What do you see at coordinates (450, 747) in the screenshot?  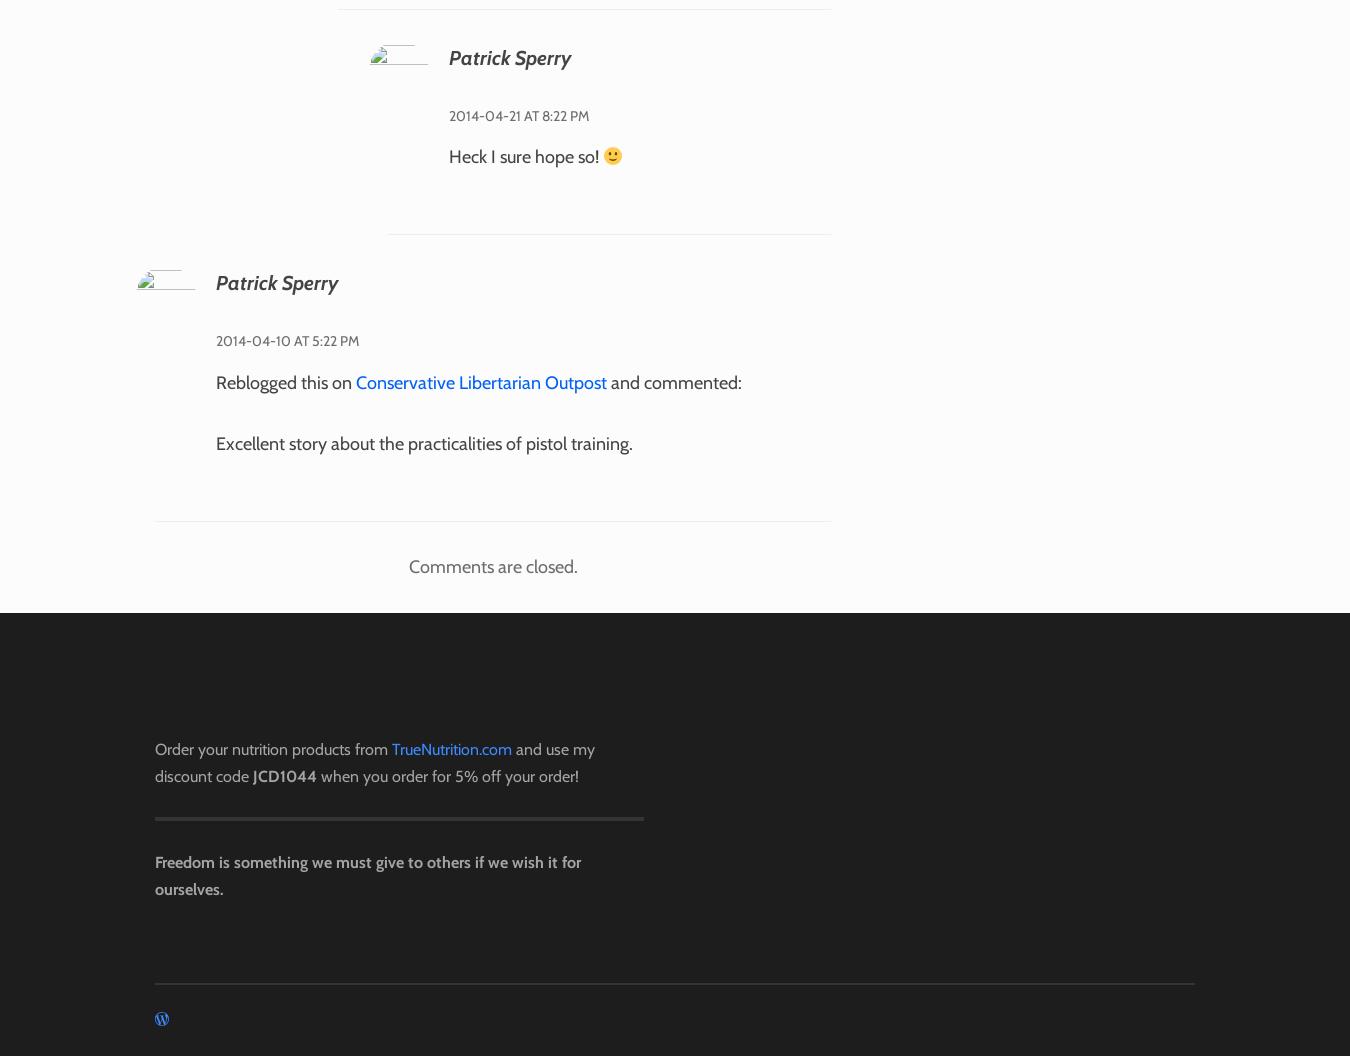 I see `'TrueNutrition.com'` at bounding box center [450, 747].